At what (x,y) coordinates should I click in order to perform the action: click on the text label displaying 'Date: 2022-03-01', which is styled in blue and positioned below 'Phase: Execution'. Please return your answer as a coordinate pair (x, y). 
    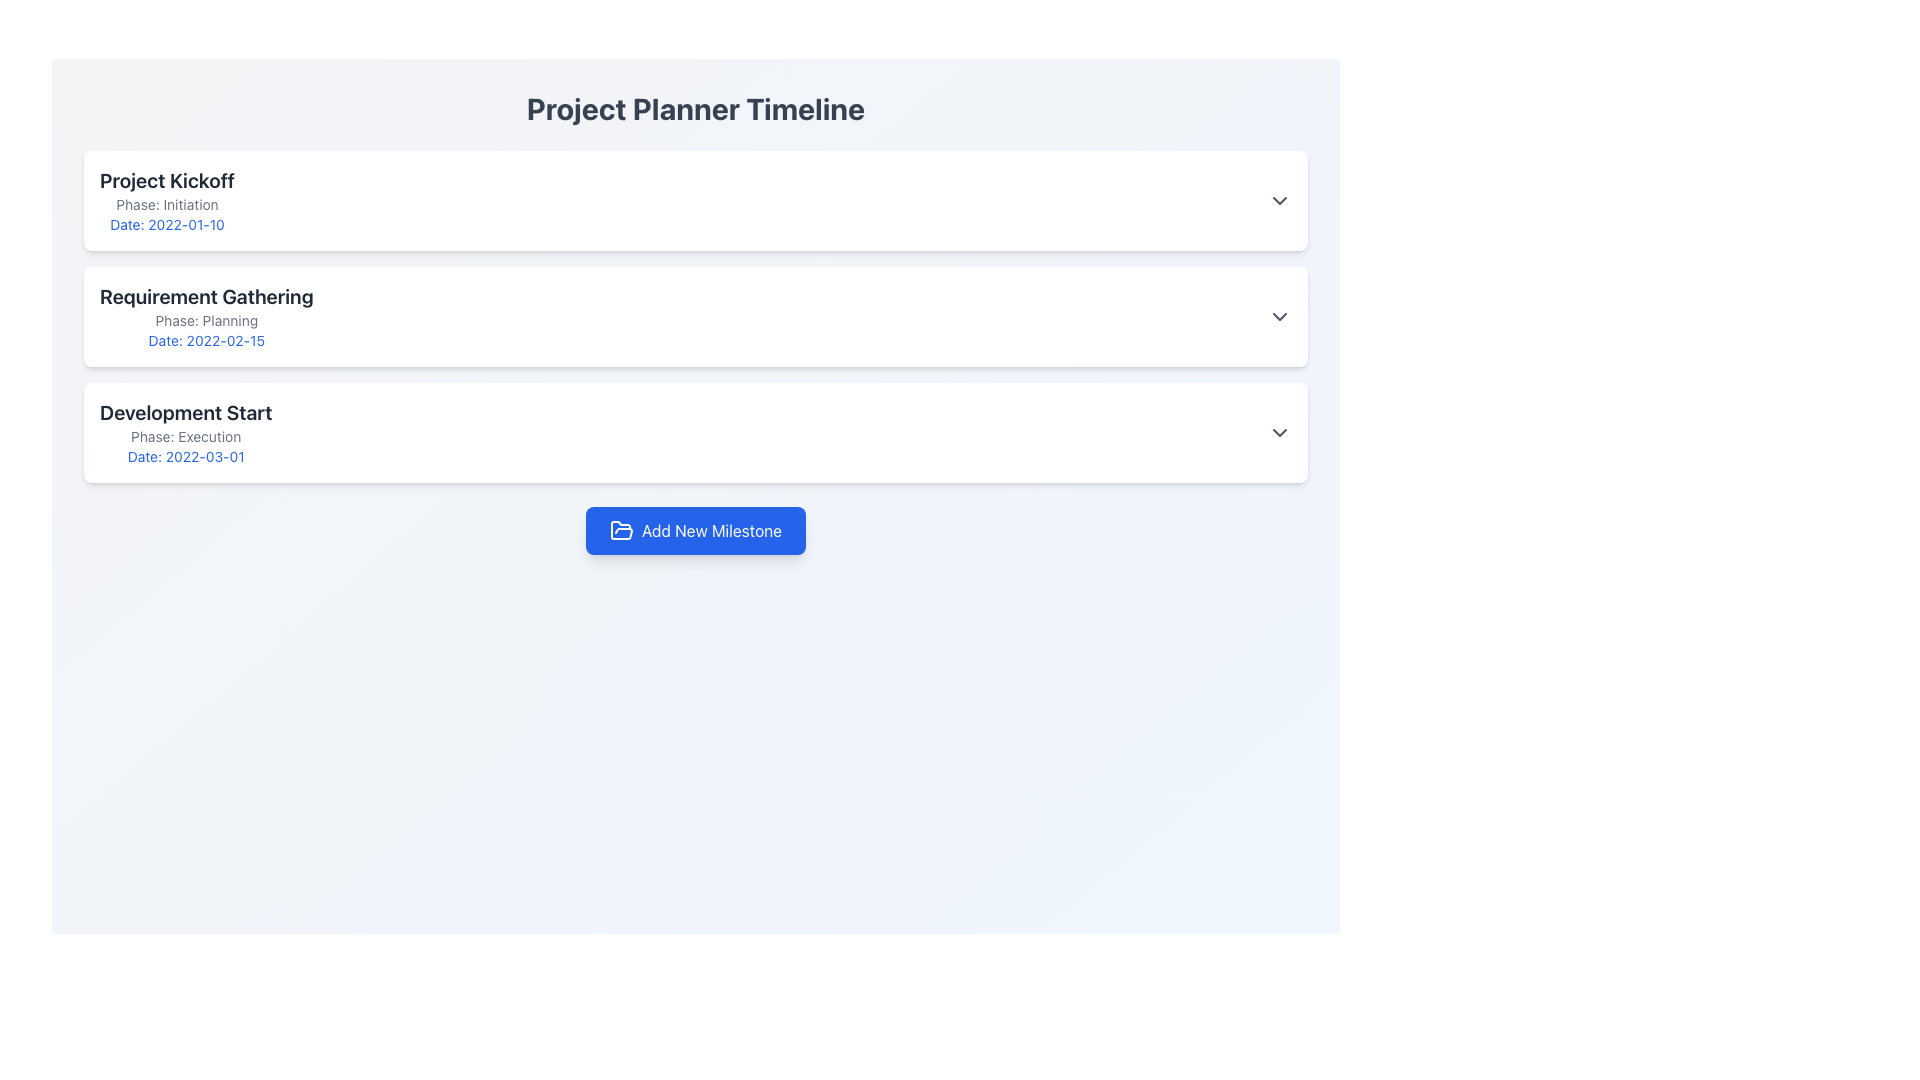
    Looking at the image, I should click on (186, 456).